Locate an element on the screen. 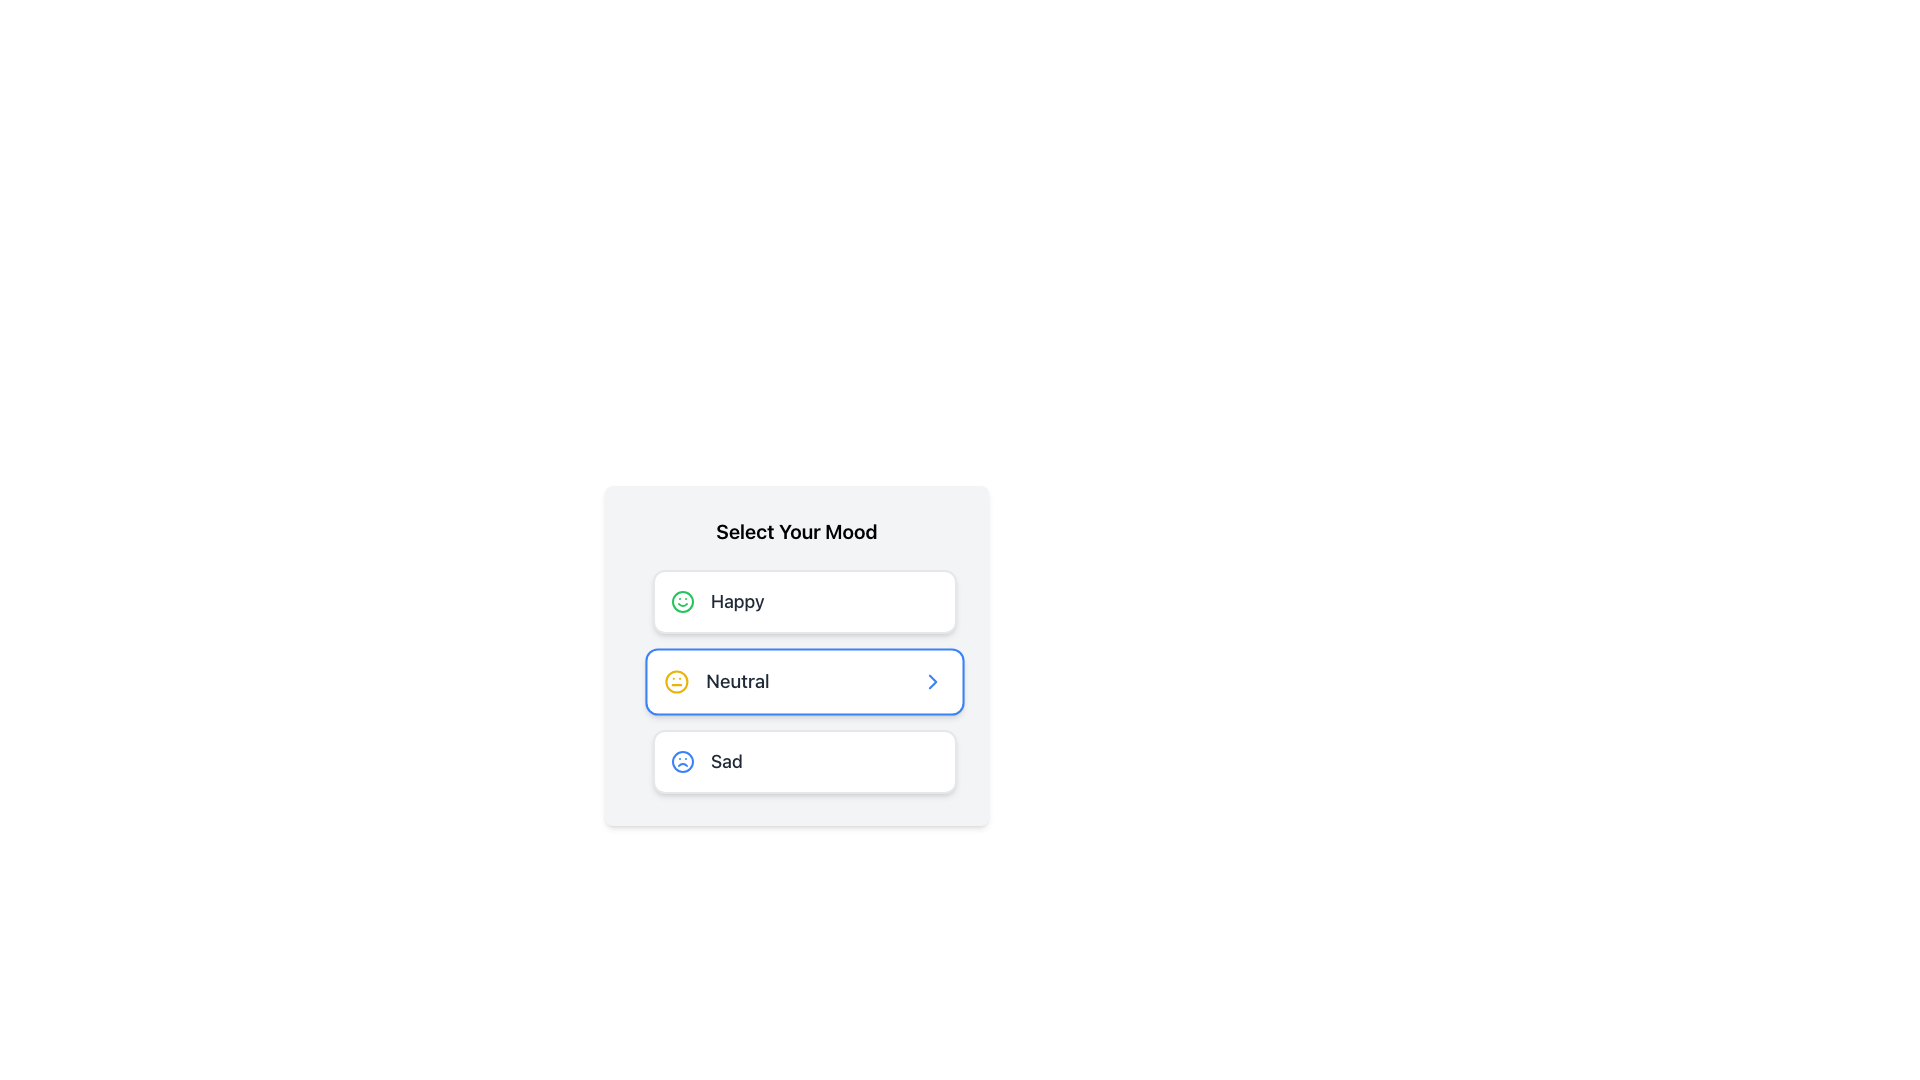 This screenshot has height=1080, width=1920. the 'Neutral' mood selectable card to provide visual emphasis, which is the second item in the mood selection list between 'Happy' and 'Sad' is located at coordinates (795, 681).